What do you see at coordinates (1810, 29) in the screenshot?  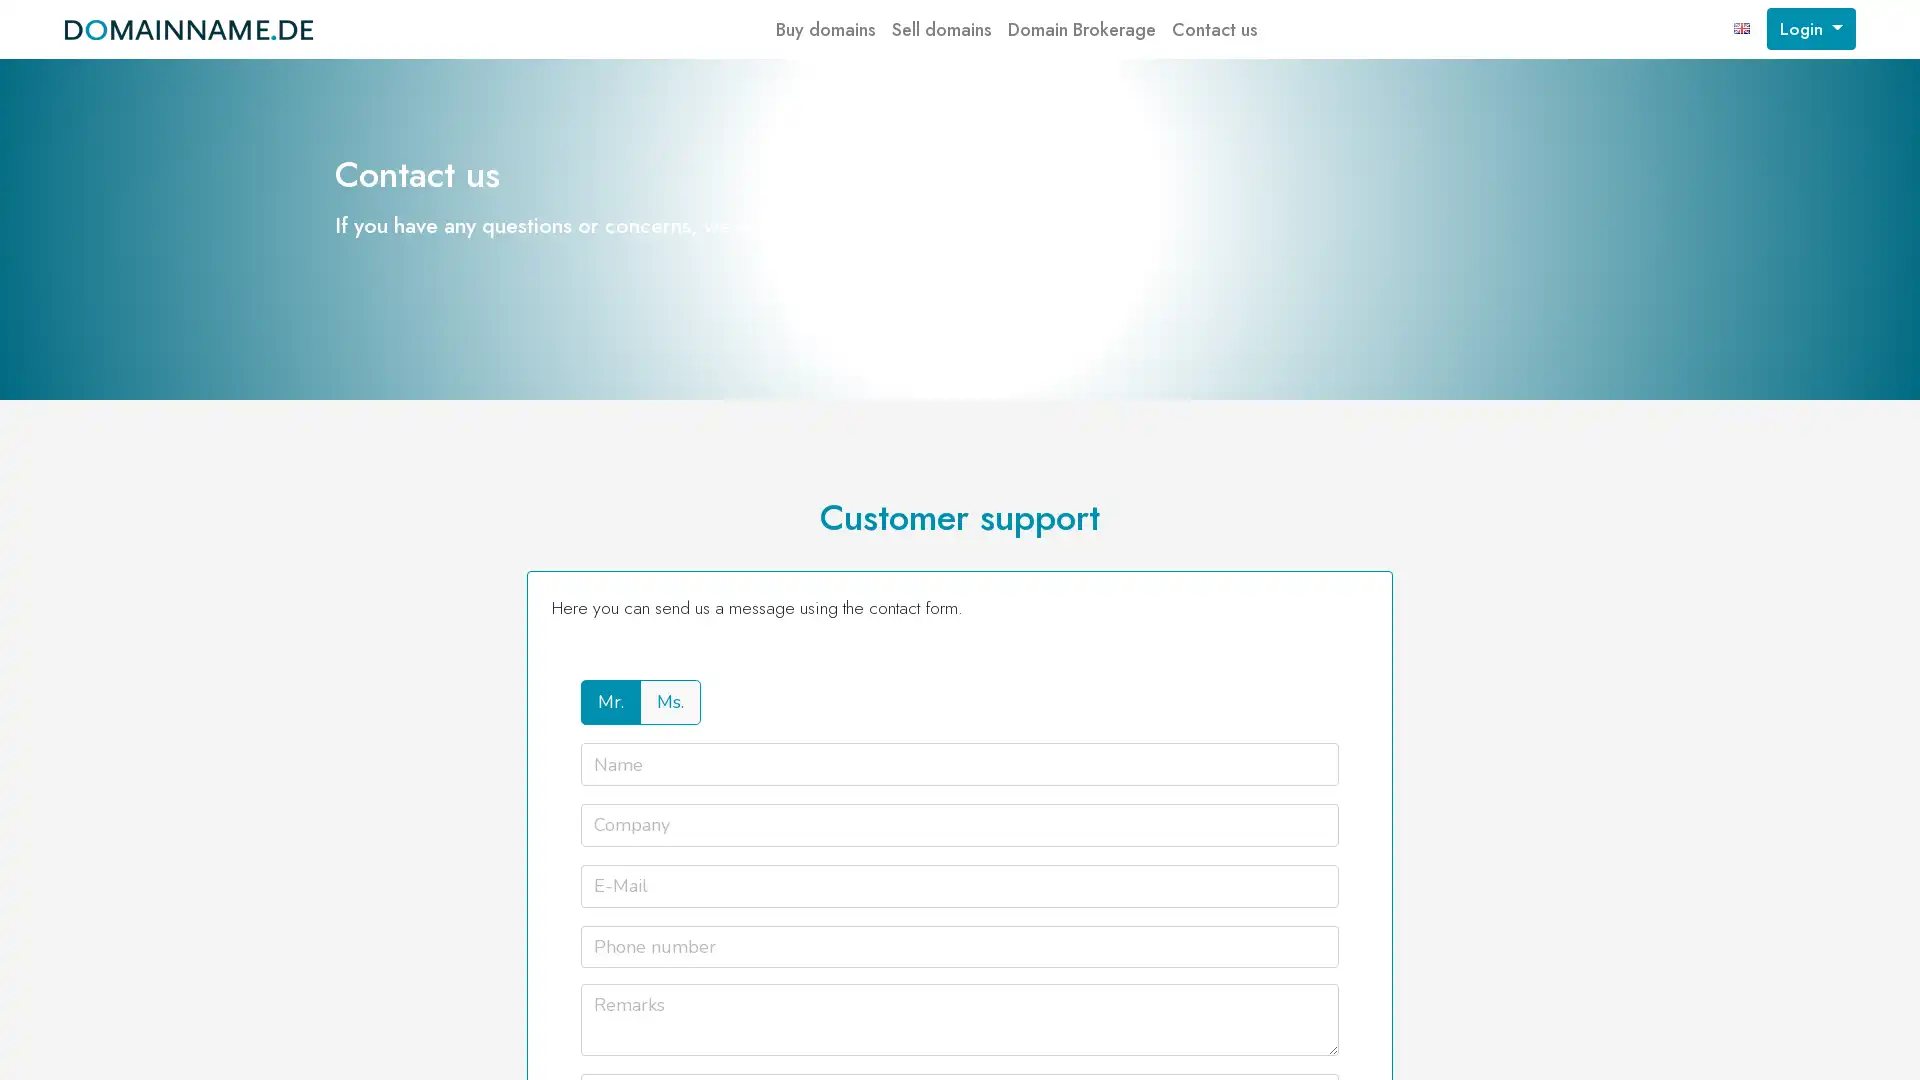 I see `Login` at bounding box center [1810, 29].